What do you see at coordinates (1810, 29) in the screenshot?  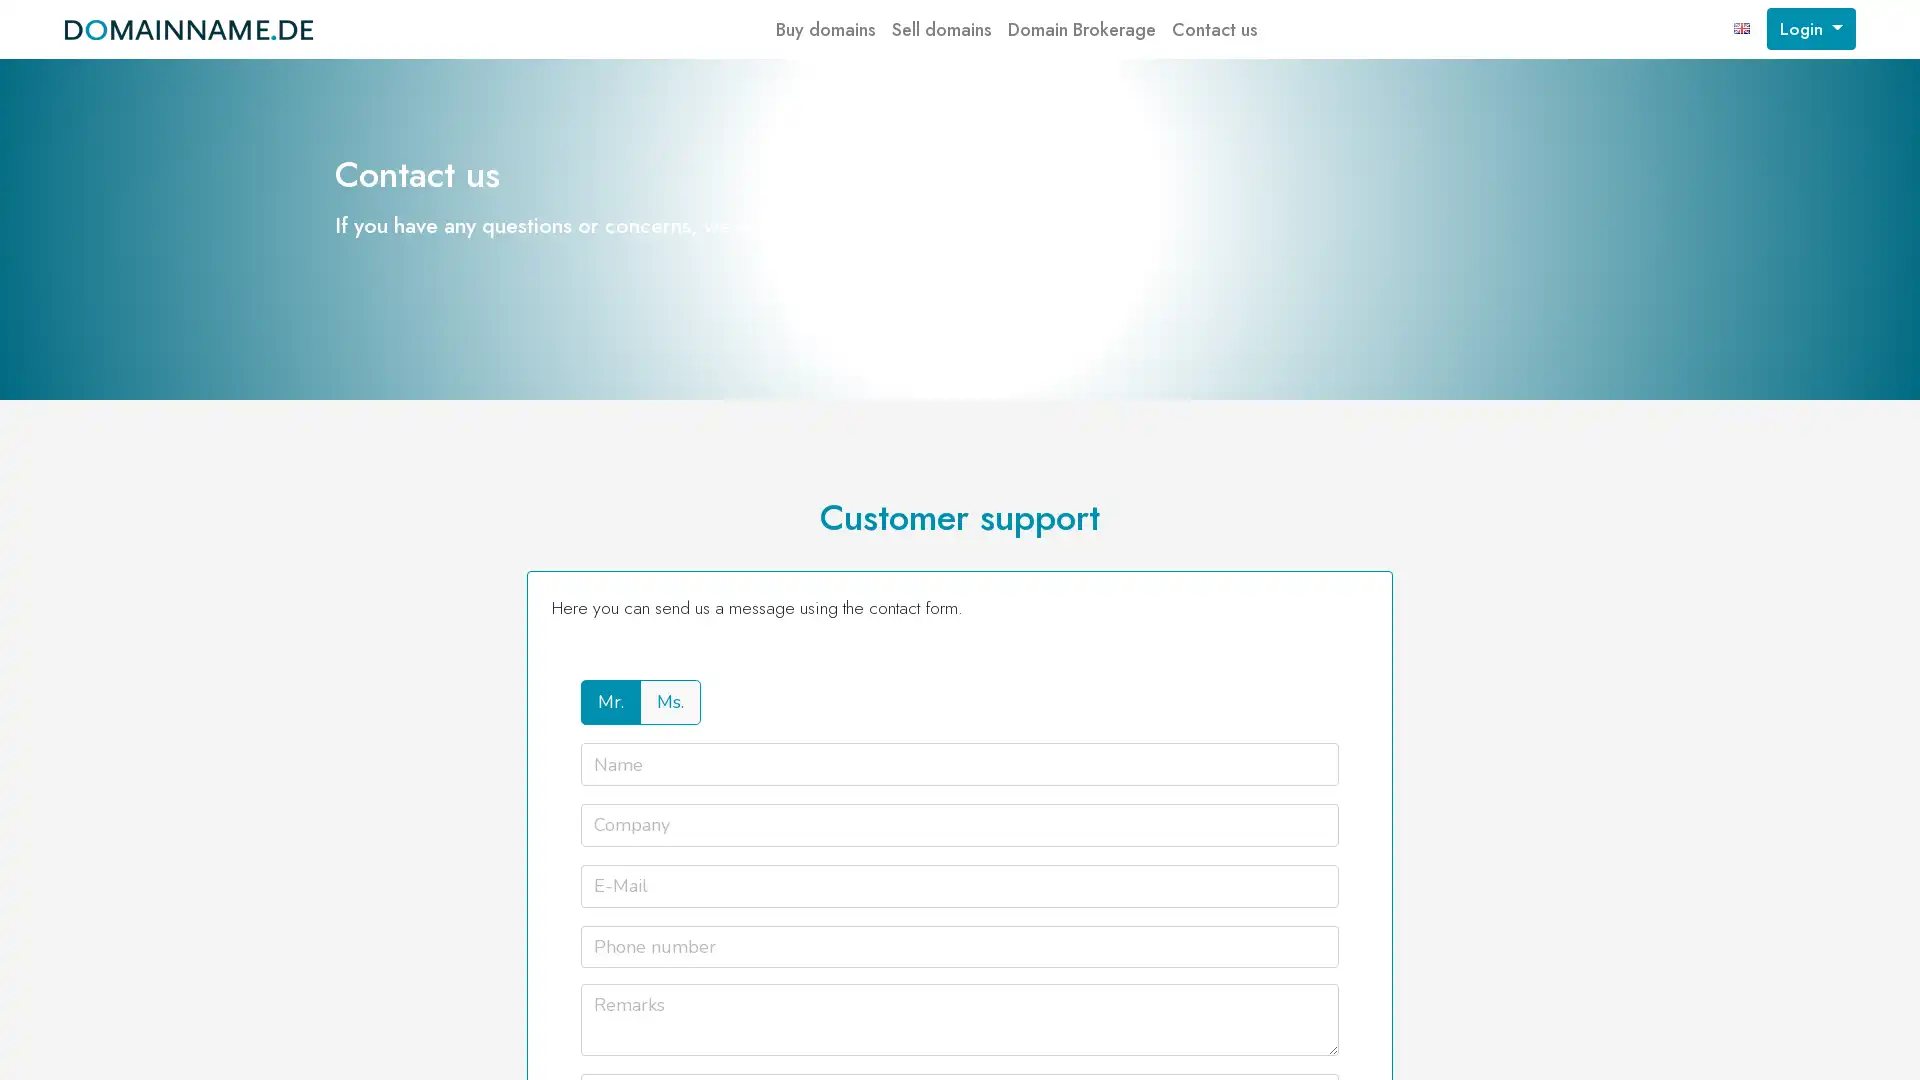 I see `Login` at bounding box center [1810, 29].